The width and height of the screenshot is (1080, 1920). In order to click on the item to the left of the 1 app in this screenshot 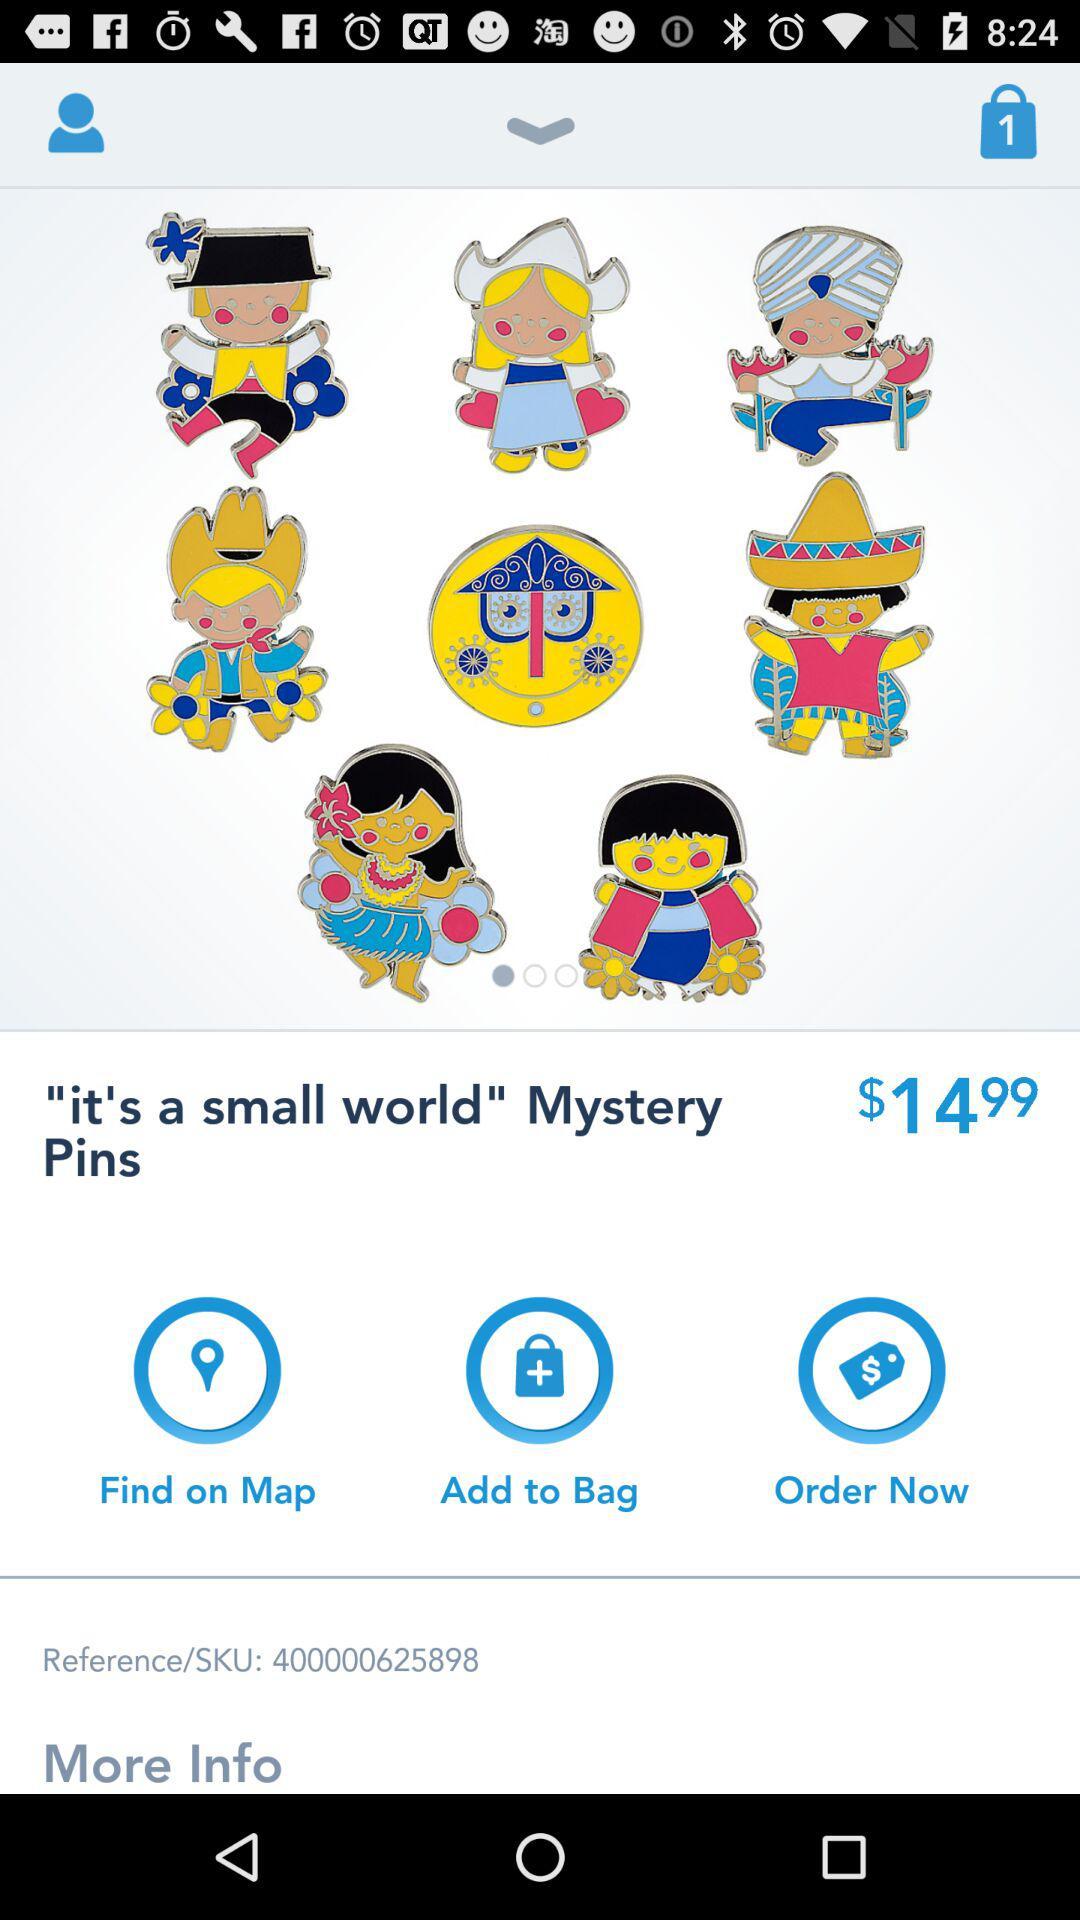, I will do `click(540, 140)`.